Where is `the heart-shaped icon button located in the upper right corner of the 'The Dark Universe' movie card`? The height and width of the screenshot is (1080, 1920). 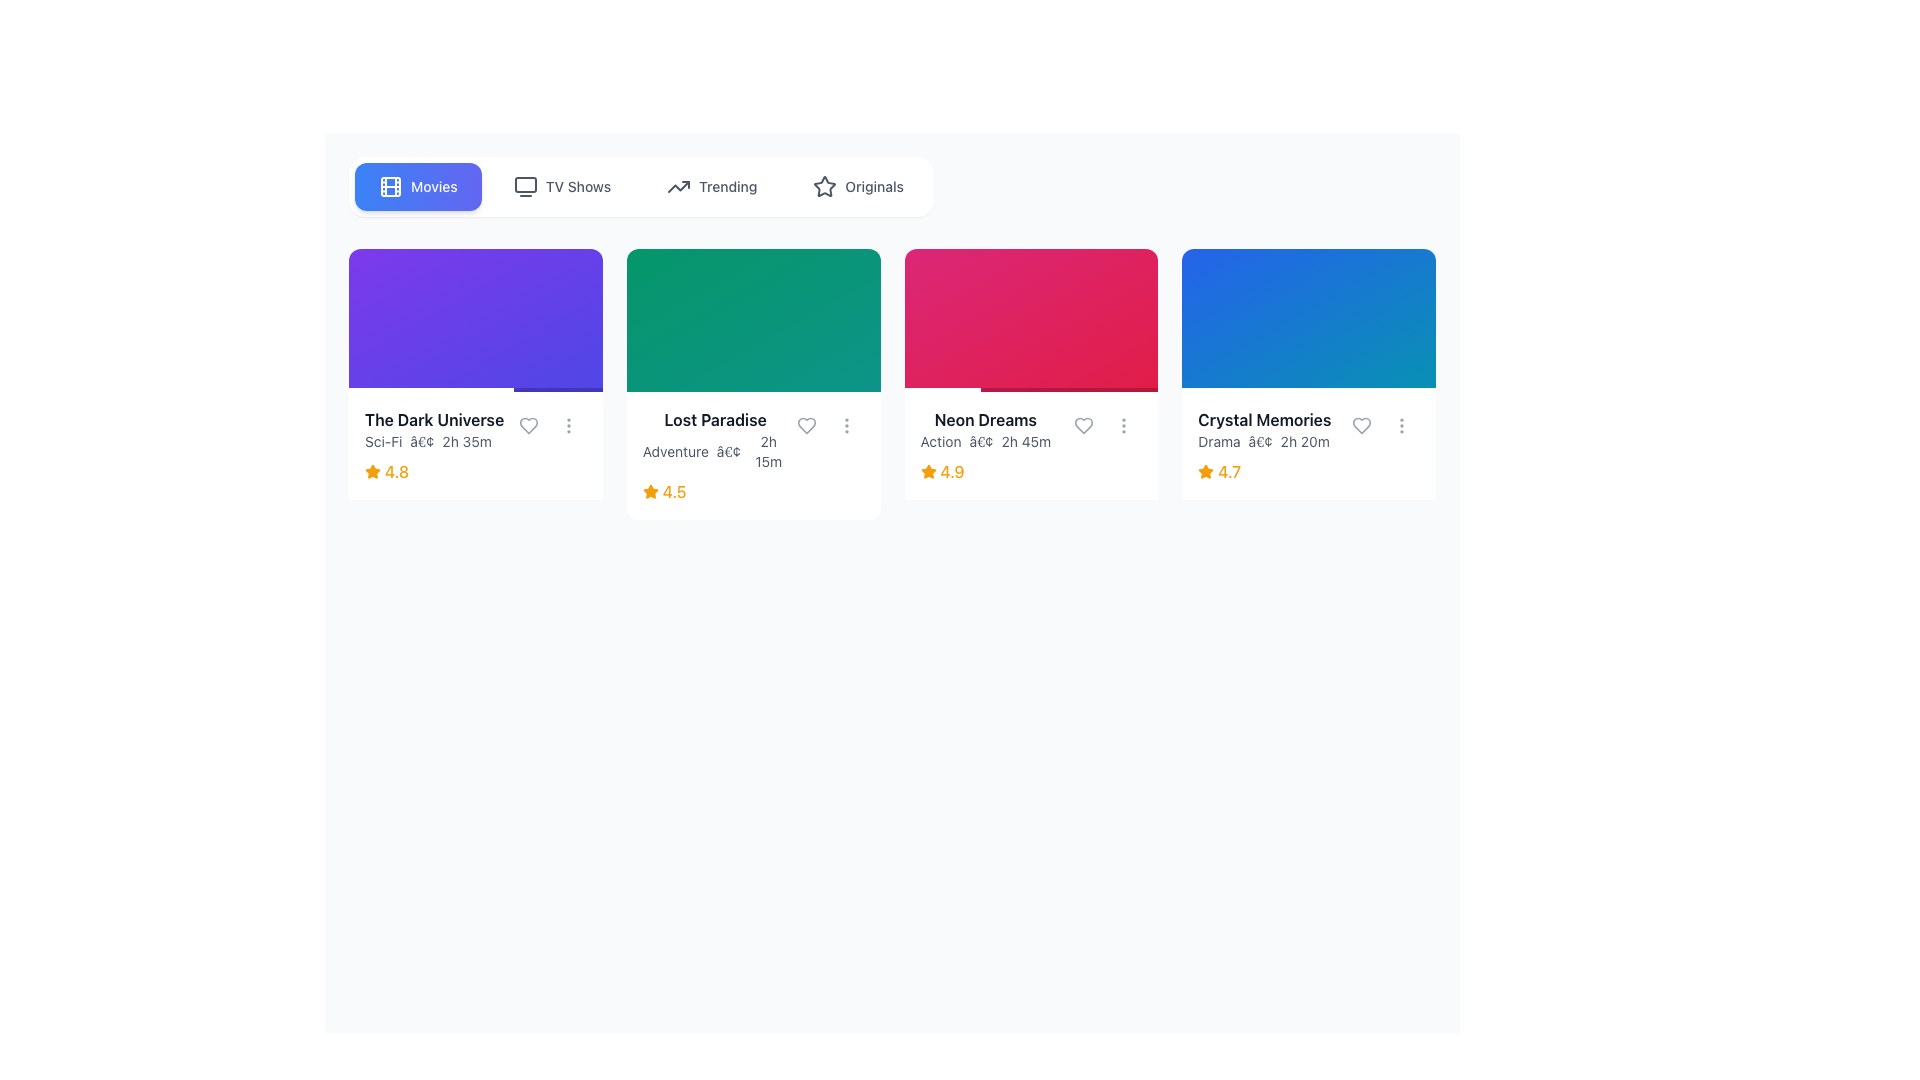
the heart-shaped icon button located in the upper right corner of the 'The Dark Universe' movie card is located at coordinates (528, 424).